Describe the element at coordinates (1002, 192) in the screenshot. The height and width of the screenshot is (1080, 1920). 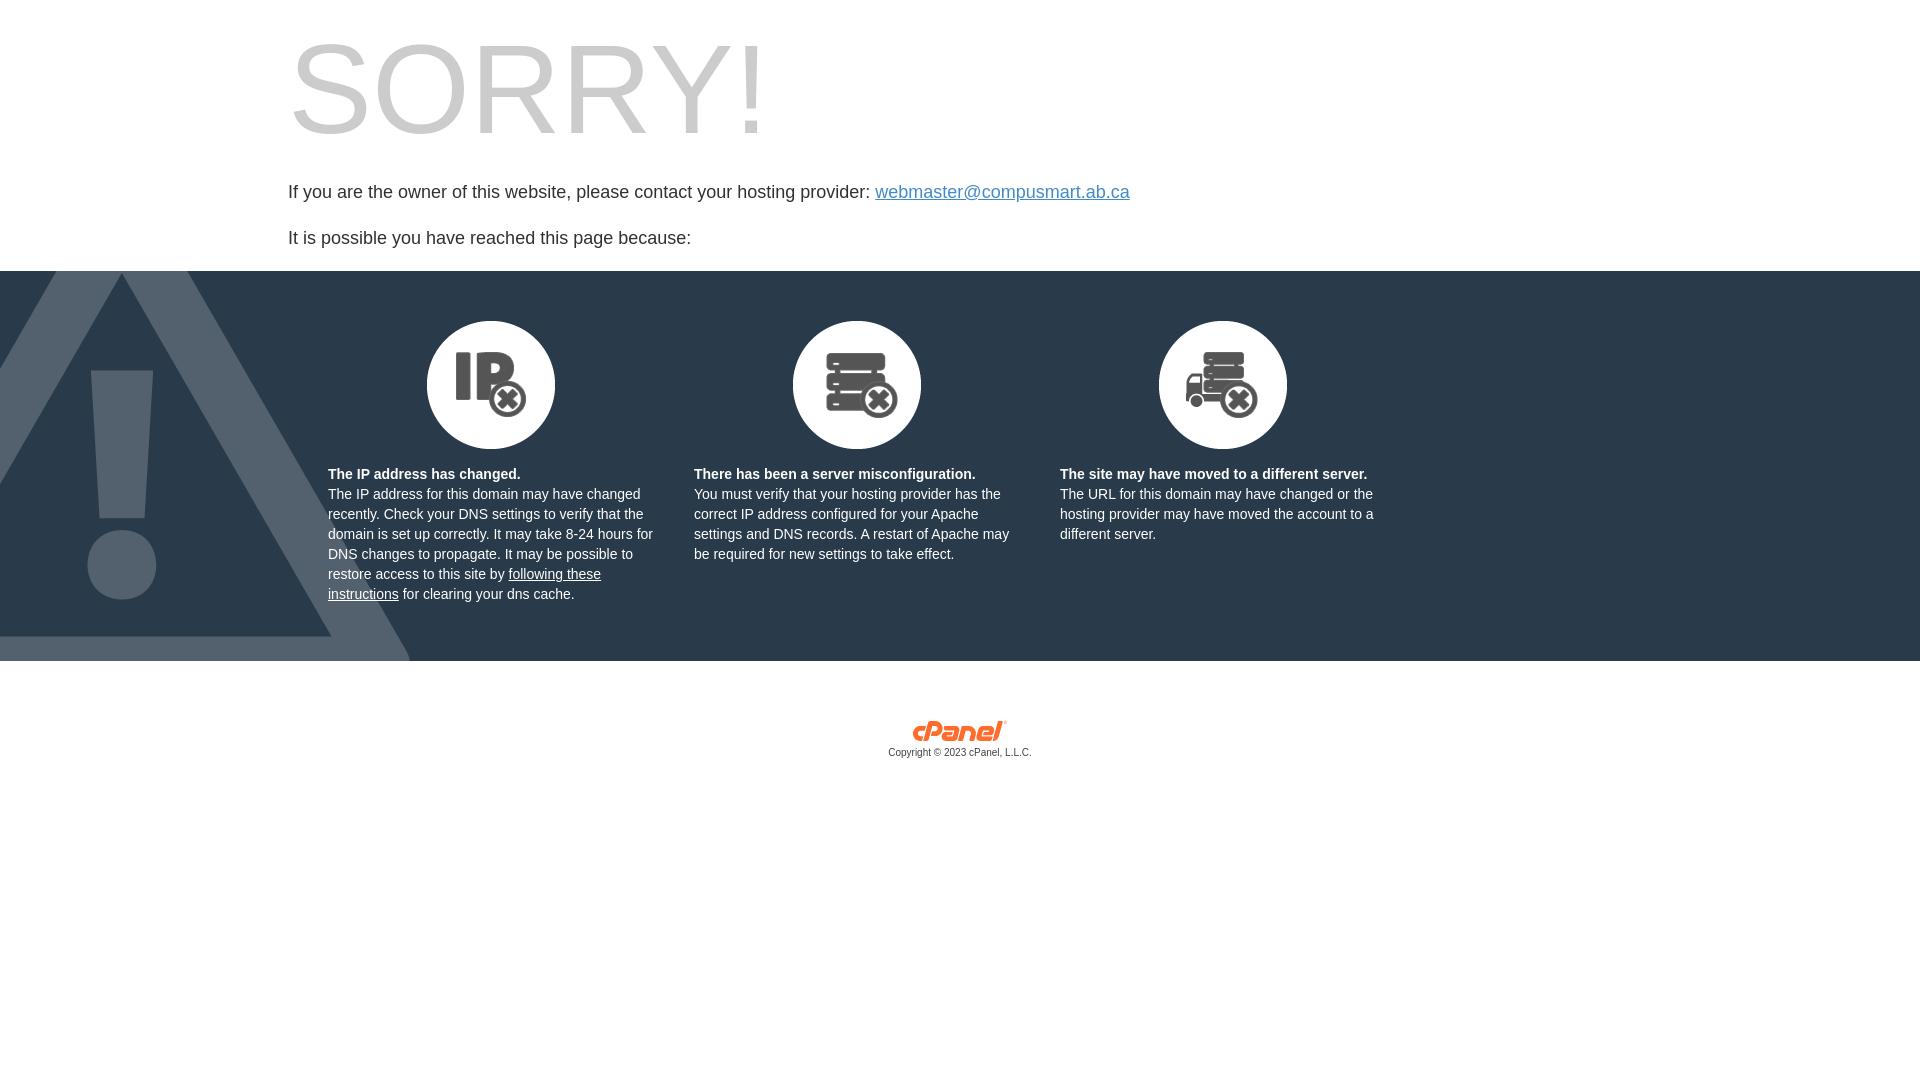
I see `'webmaster@compusmart.ab.ca'` at that location.